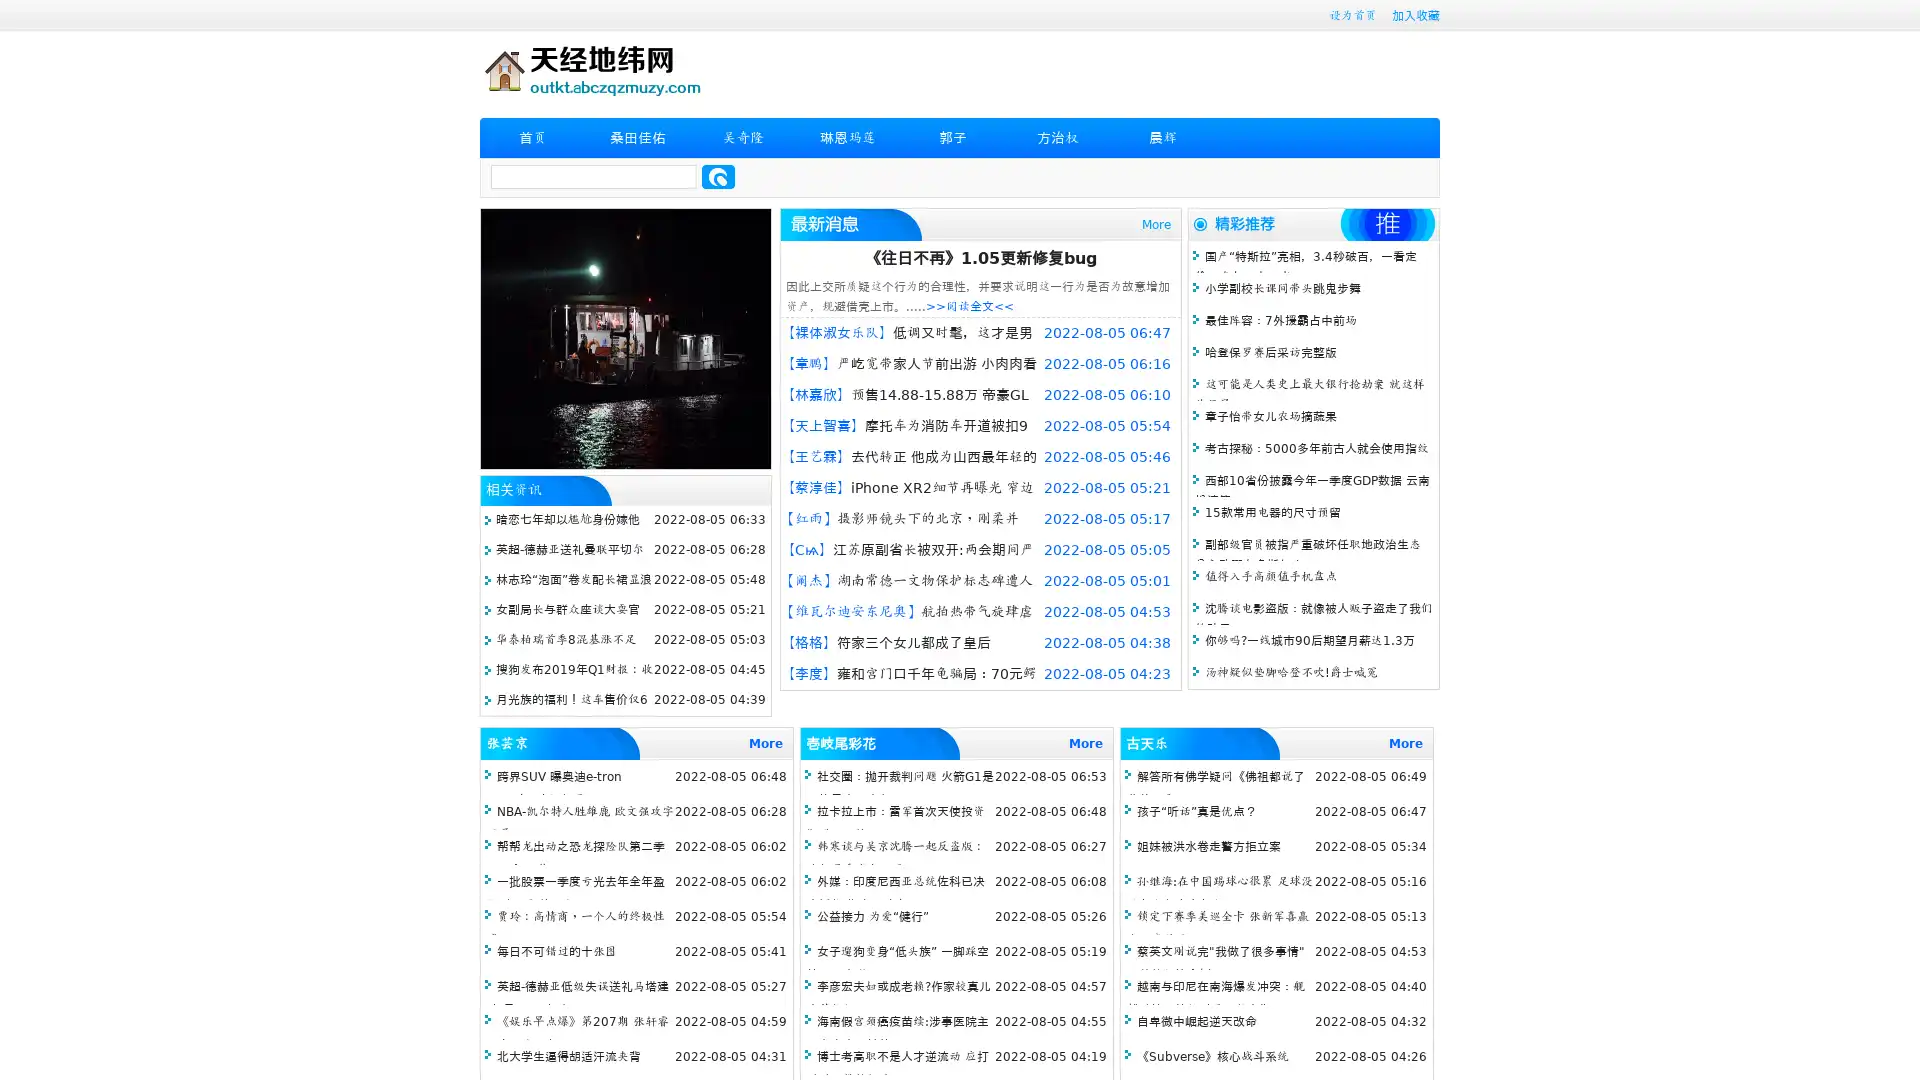 The height and width of the screenshot is (1080, 1920). What do you see at coordinates (718, 176) in the screenshot?
I see `Search` at bounding box center [718, 176].